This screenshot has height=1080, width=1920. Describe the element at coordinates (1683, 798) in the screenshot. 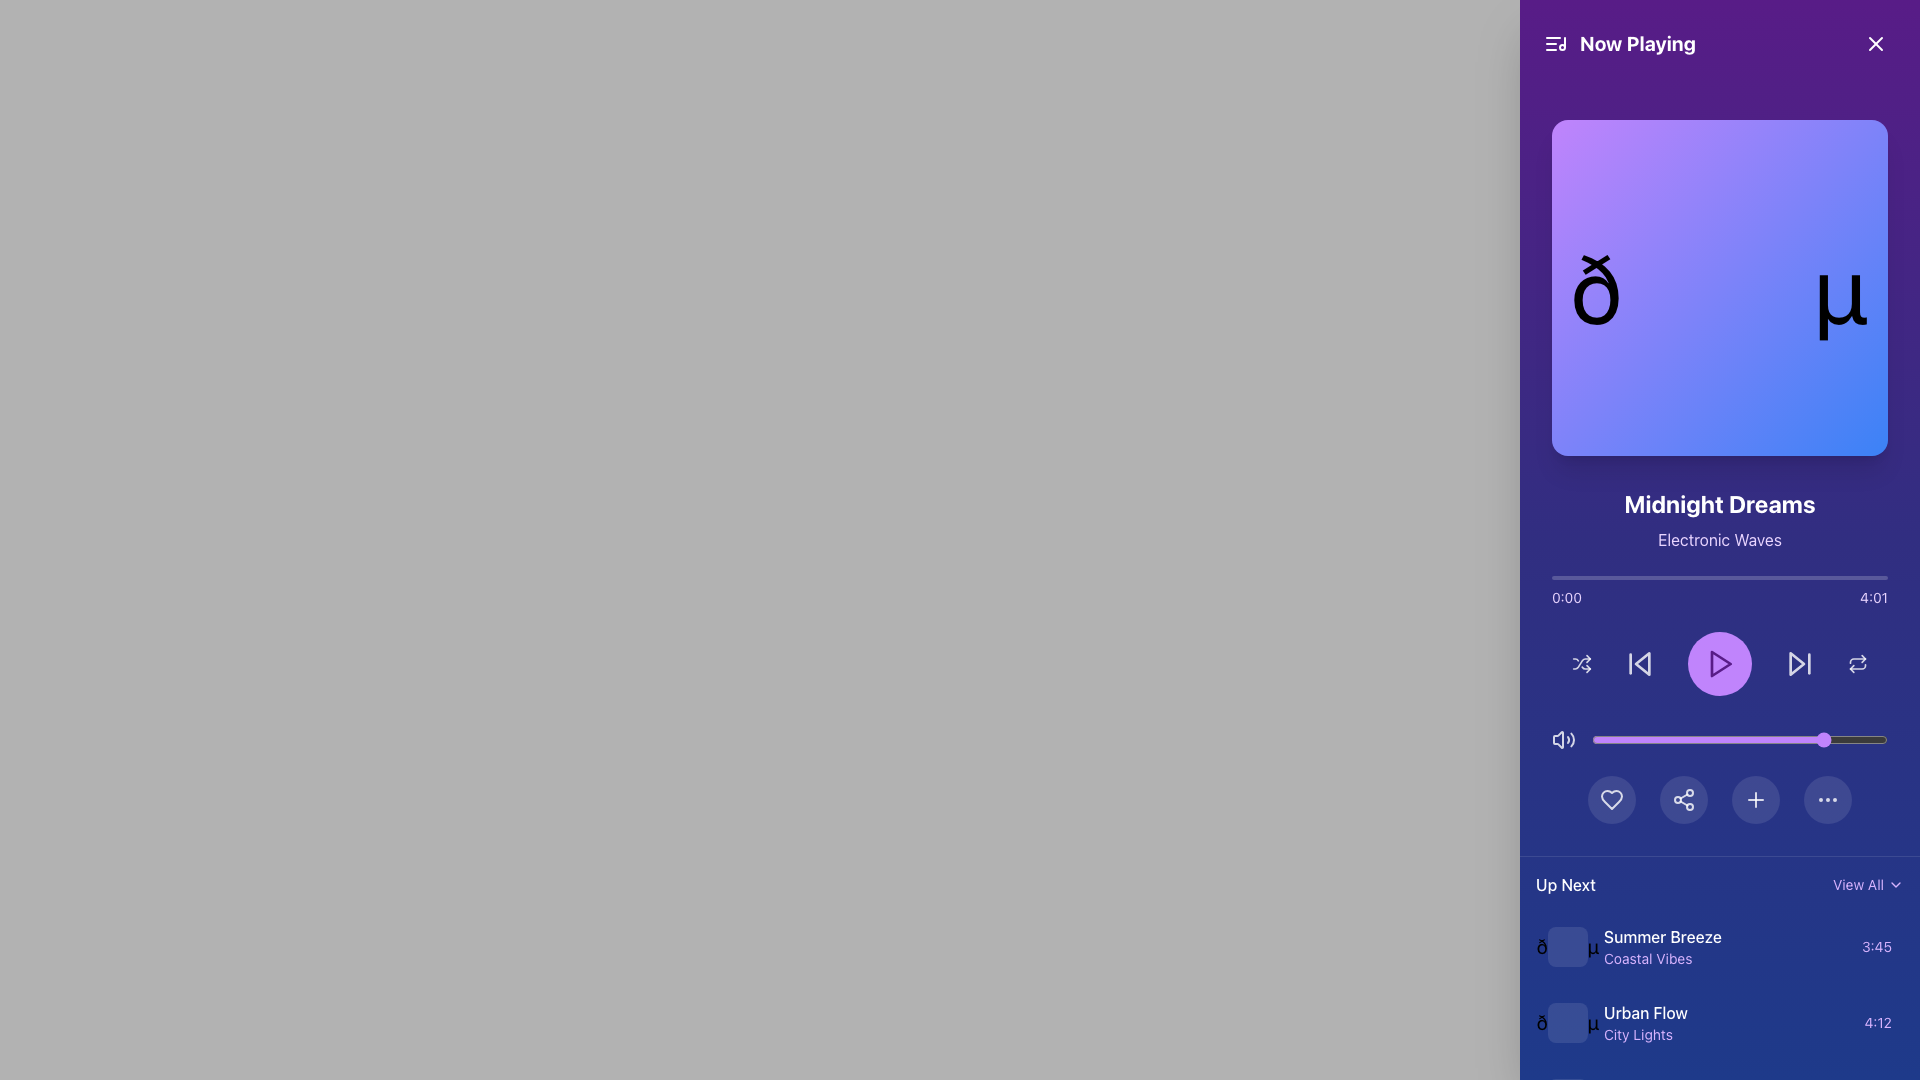

I see `the sharing button located` at that location.